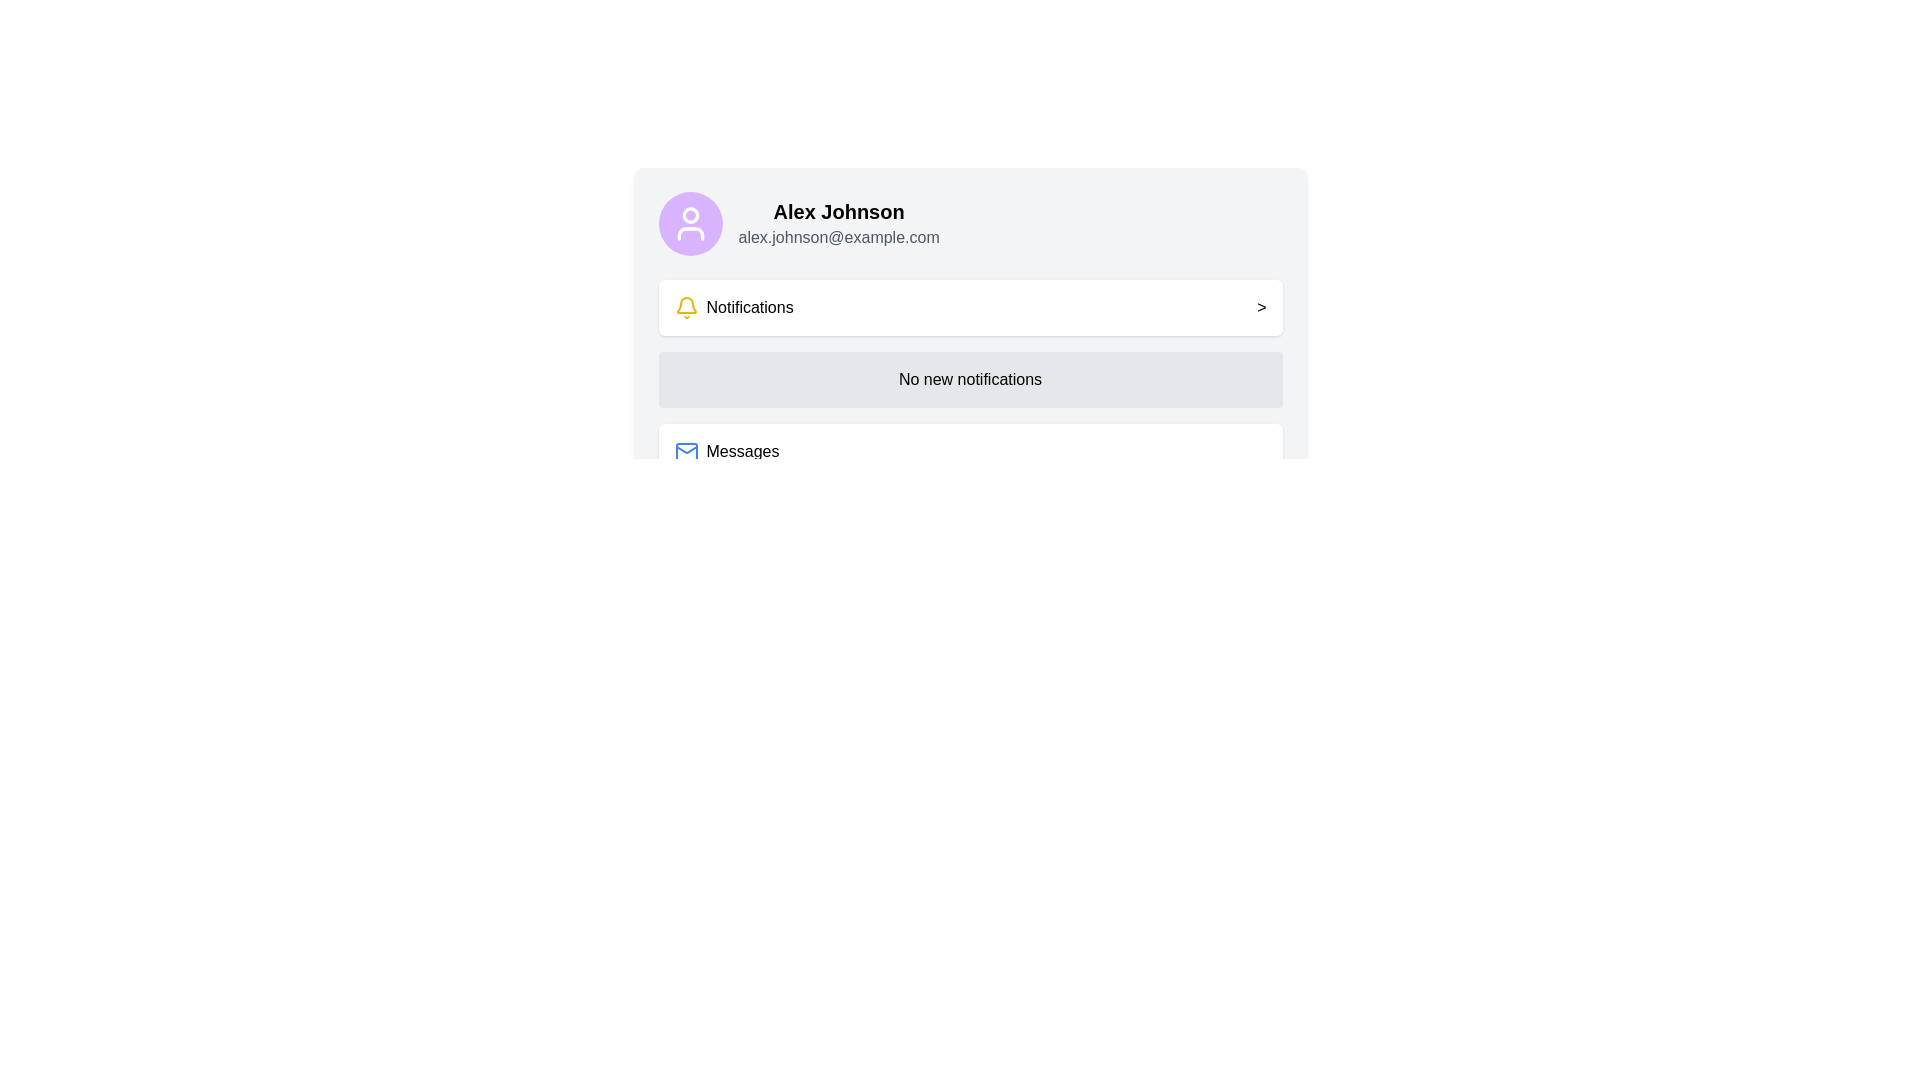 The width and height of the screenshot is (1920, 1080). I want to click on the text display block that contains the message 'No new notifications', which is located between the 'Notifications' and 'Messages' sections, so click(970, 380).